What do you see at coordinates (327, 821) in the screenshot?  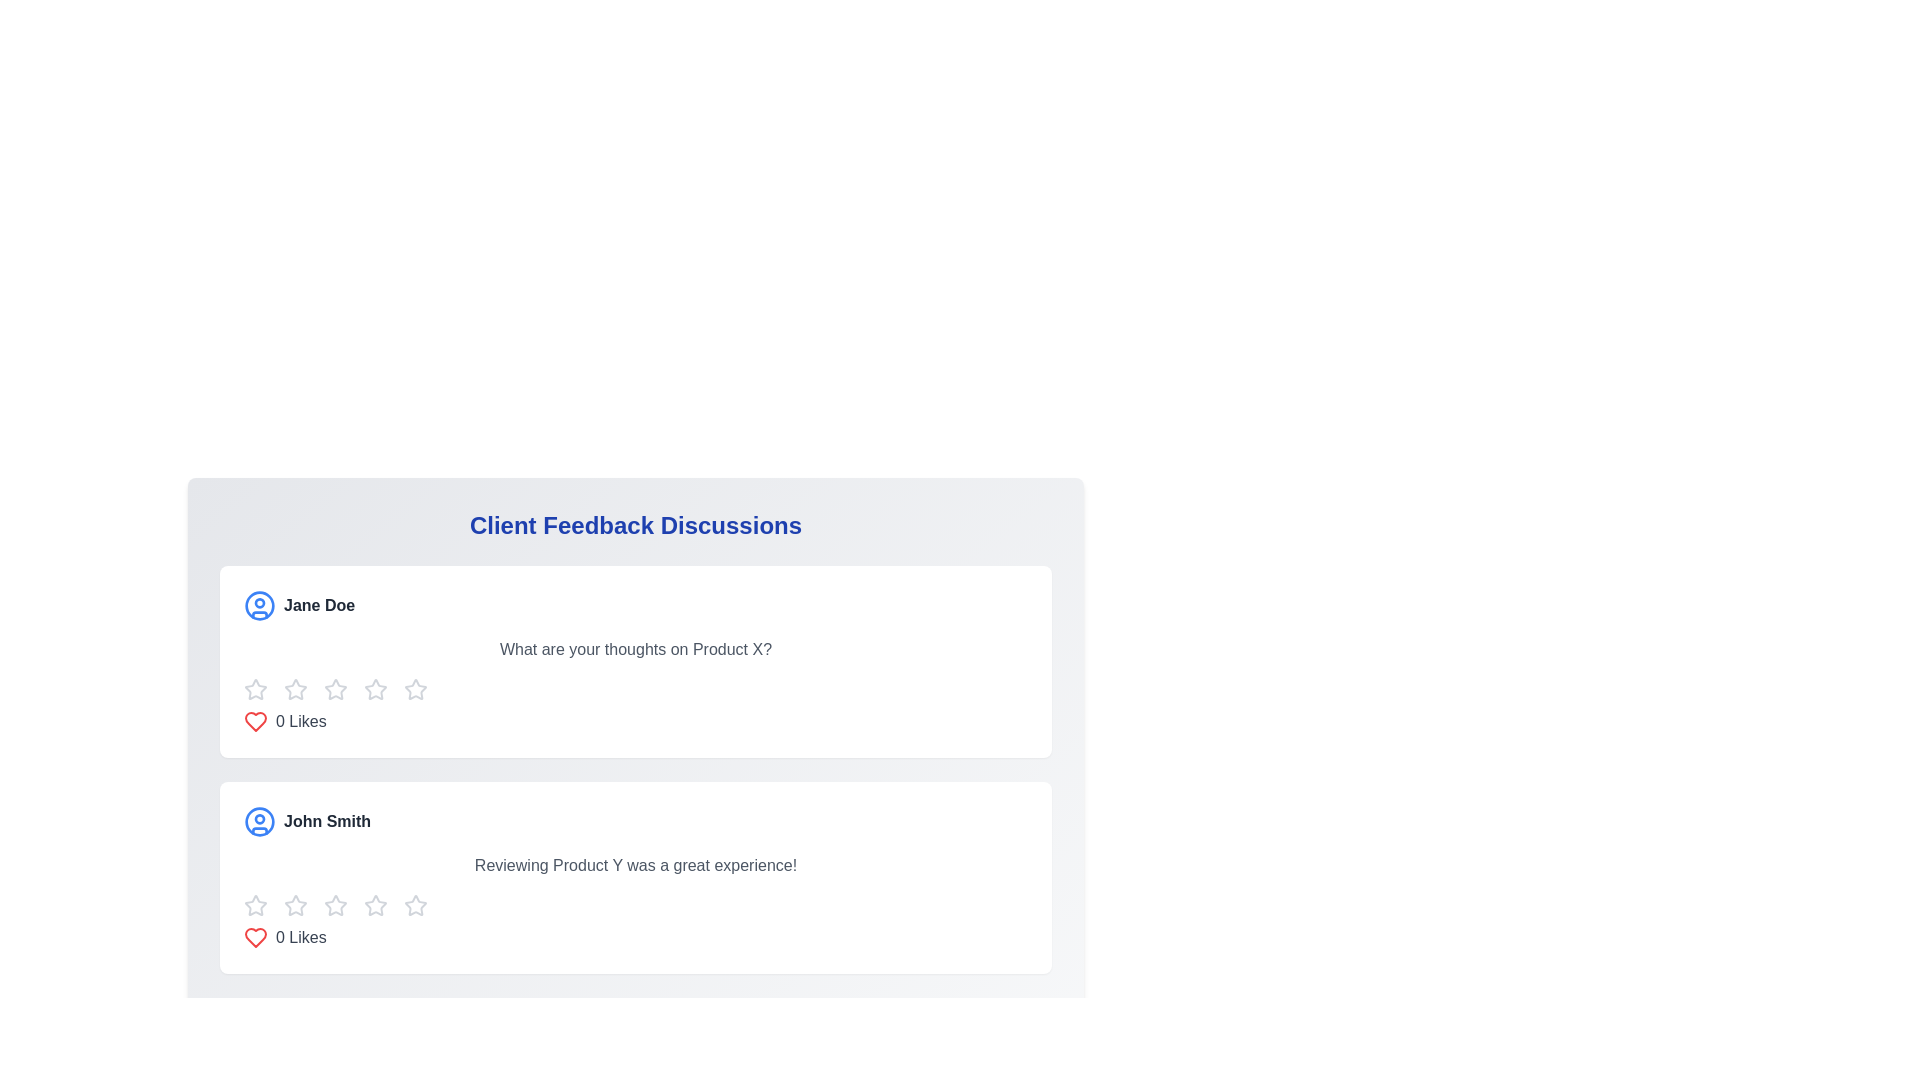 I see `the text label displaying 'John Smith', which is styled in bold and dark gray, located below the 'Jane Doe' section in the 'Client Feedback Discussions' panel` at bounding box center [327, 821].